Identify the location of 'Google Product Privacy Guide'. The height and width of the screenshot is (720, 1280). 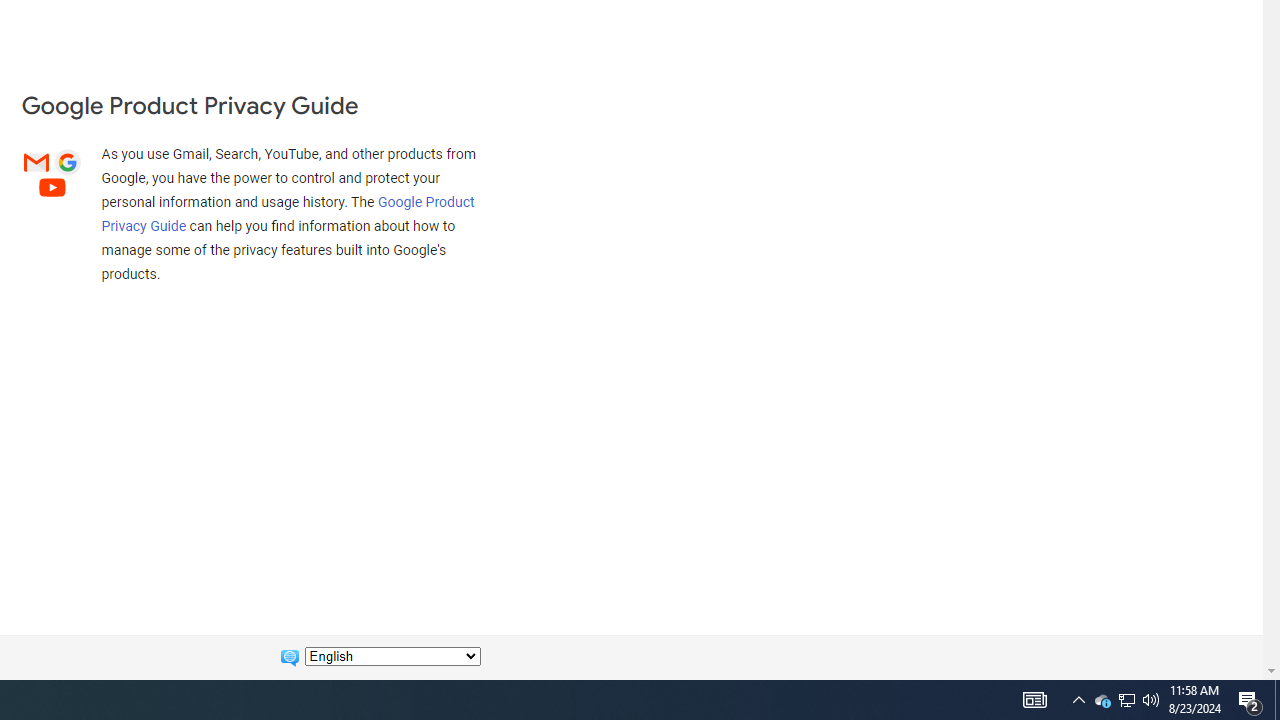
(287, 213).